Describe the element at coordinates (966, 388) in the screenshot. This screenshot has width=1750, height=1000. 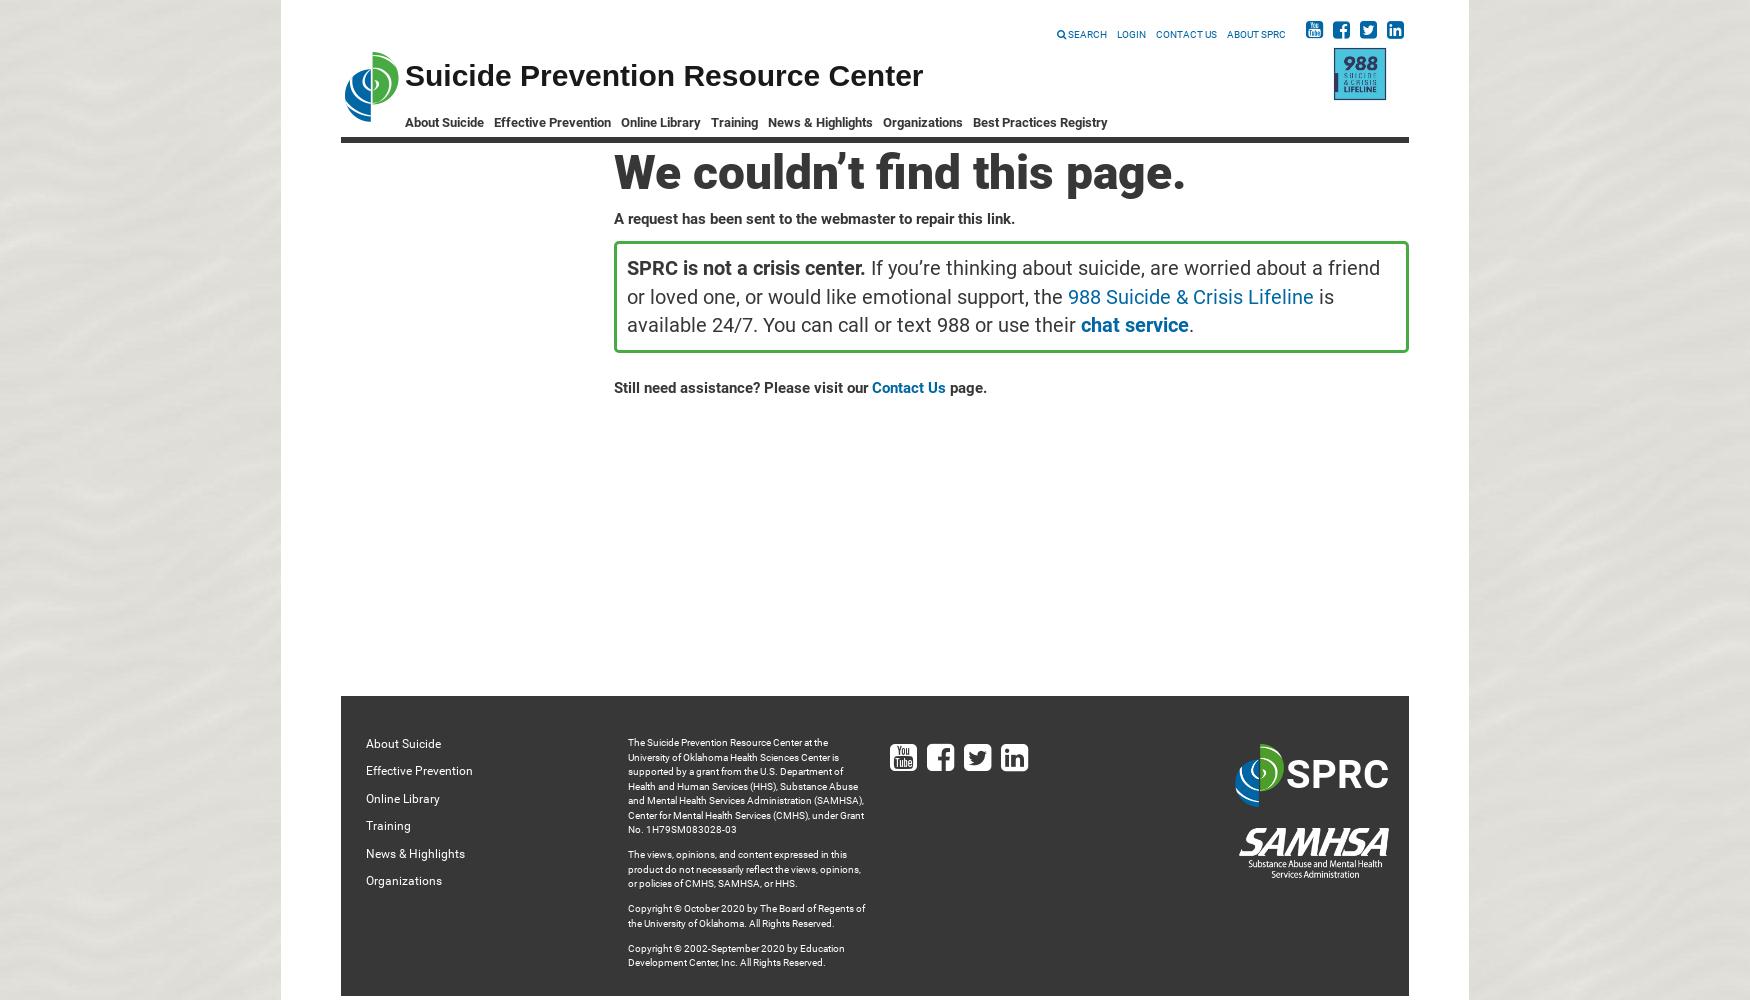
I see `'page.'` at that location.